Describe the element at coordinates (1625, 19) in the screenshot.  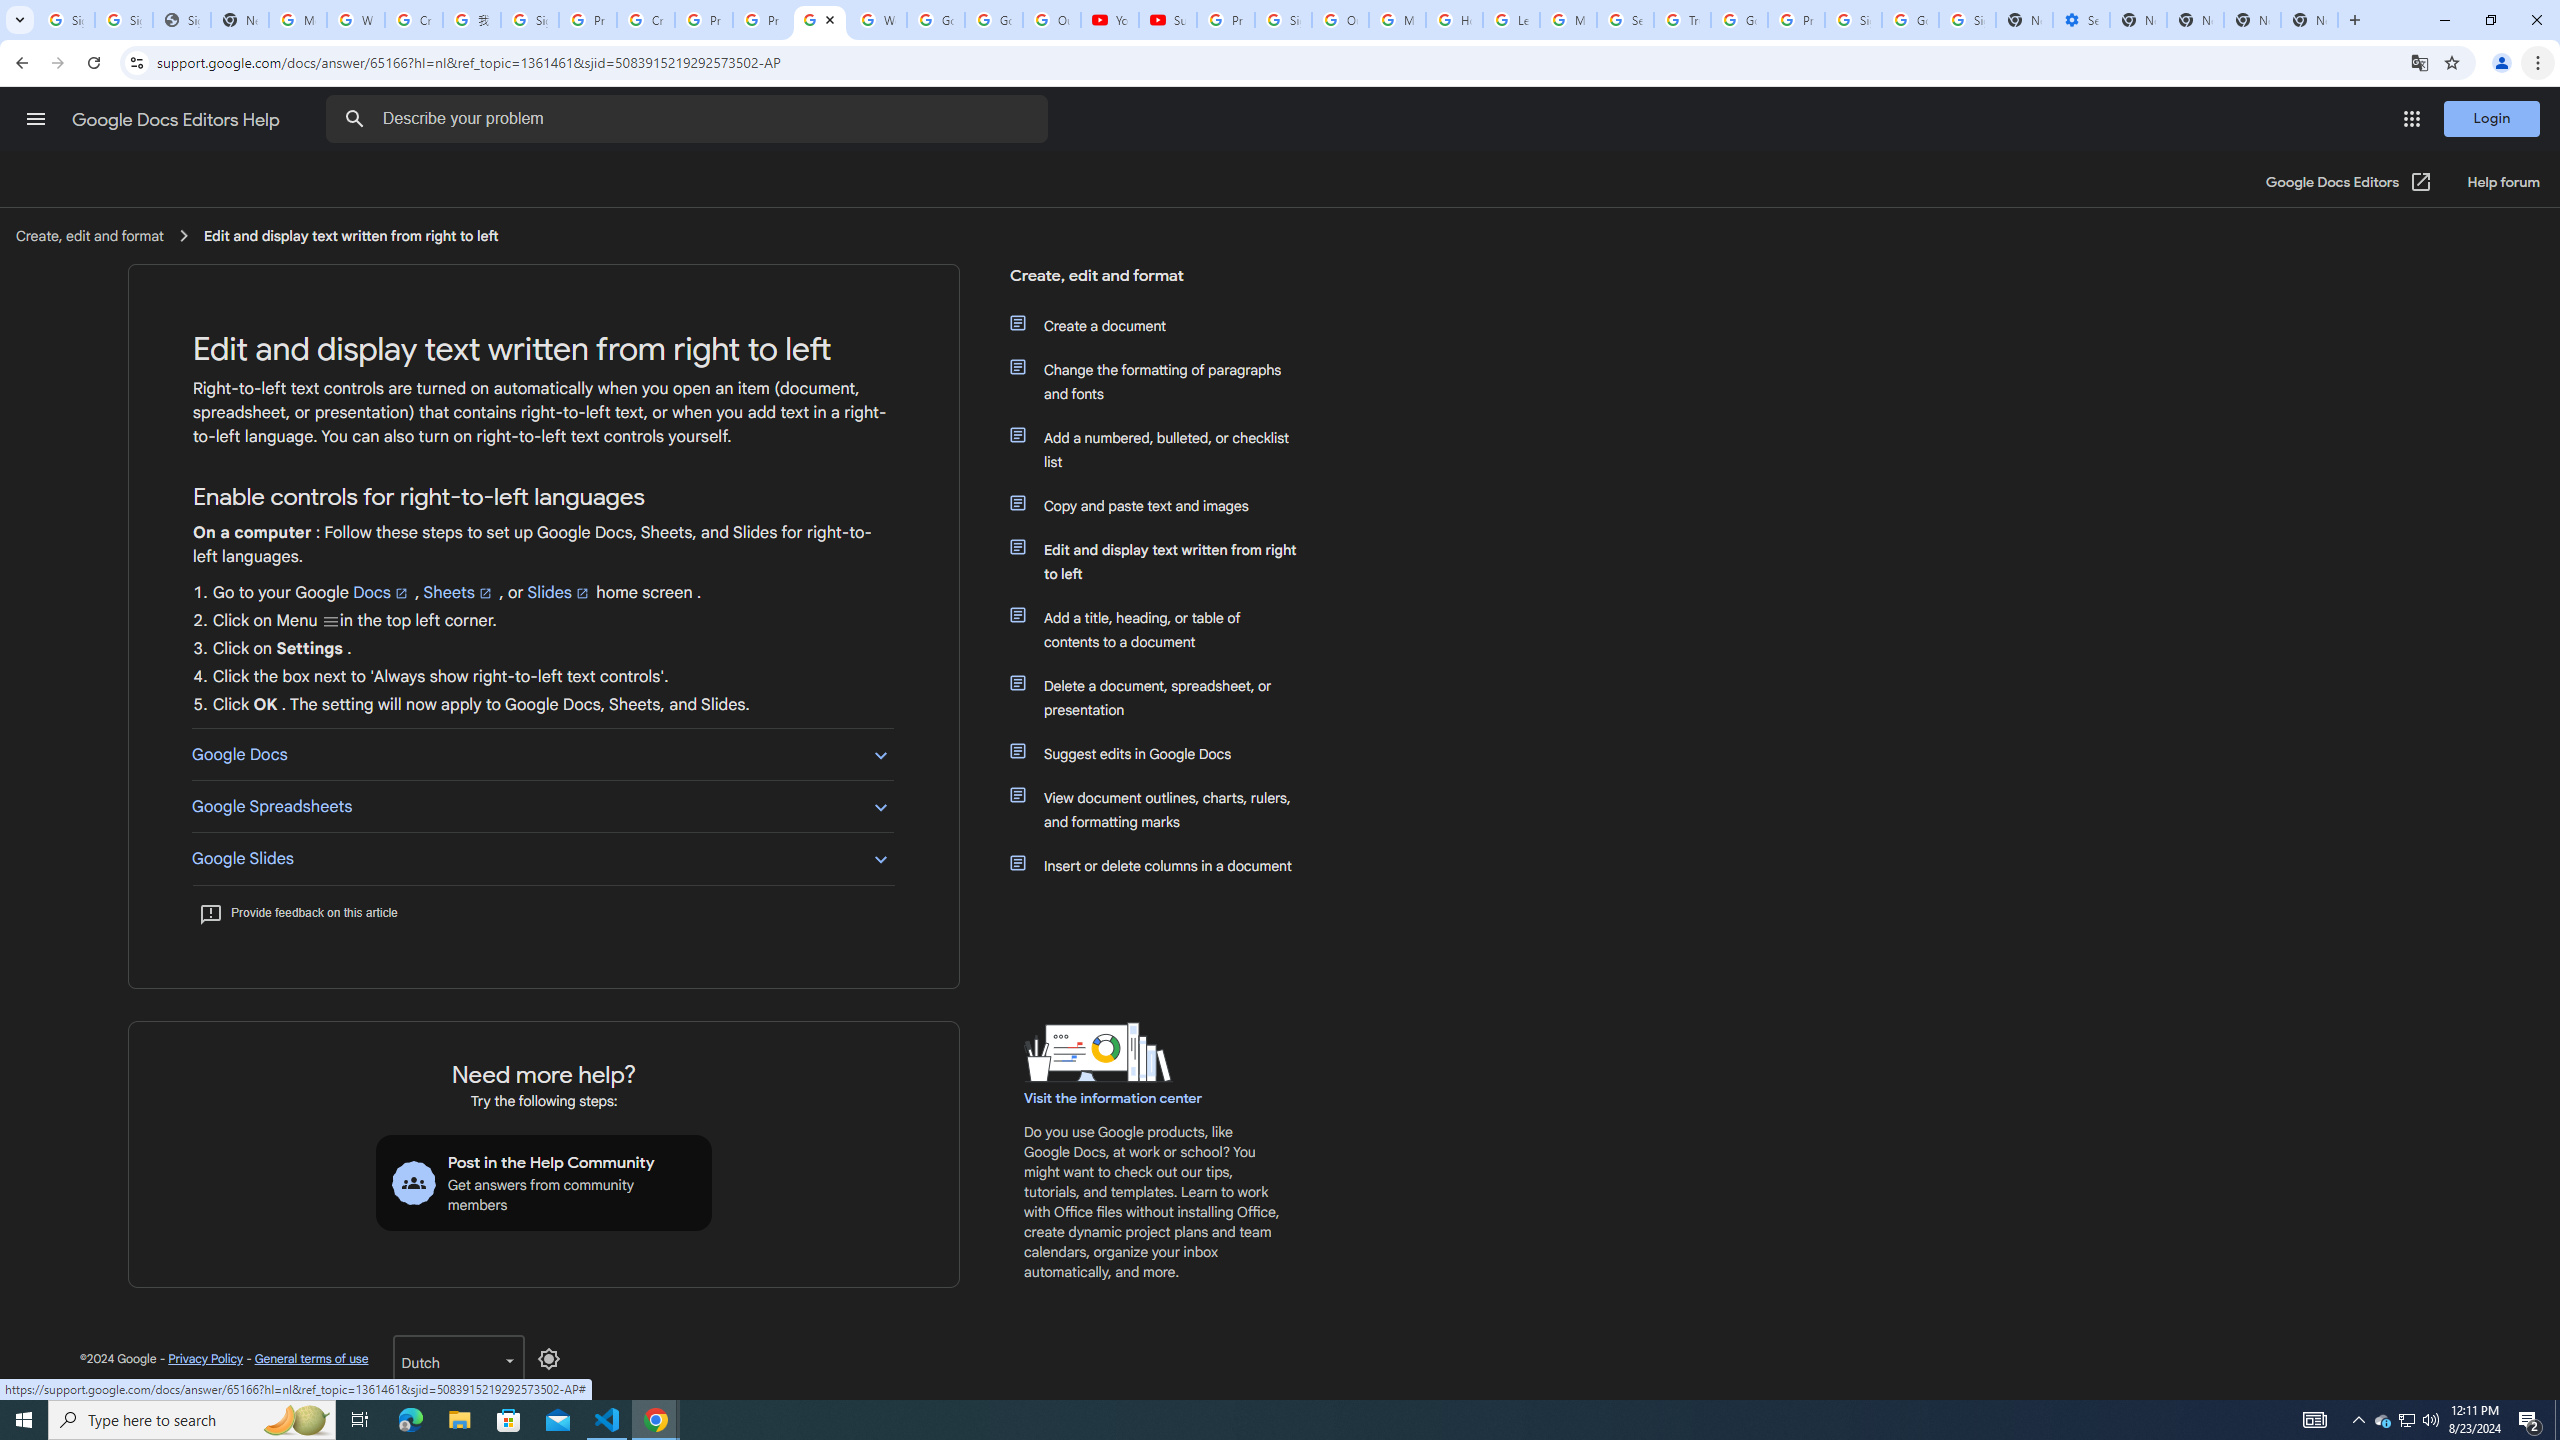
I see `'Search our Doodle Library Collection - Google Doodles'` at that location.